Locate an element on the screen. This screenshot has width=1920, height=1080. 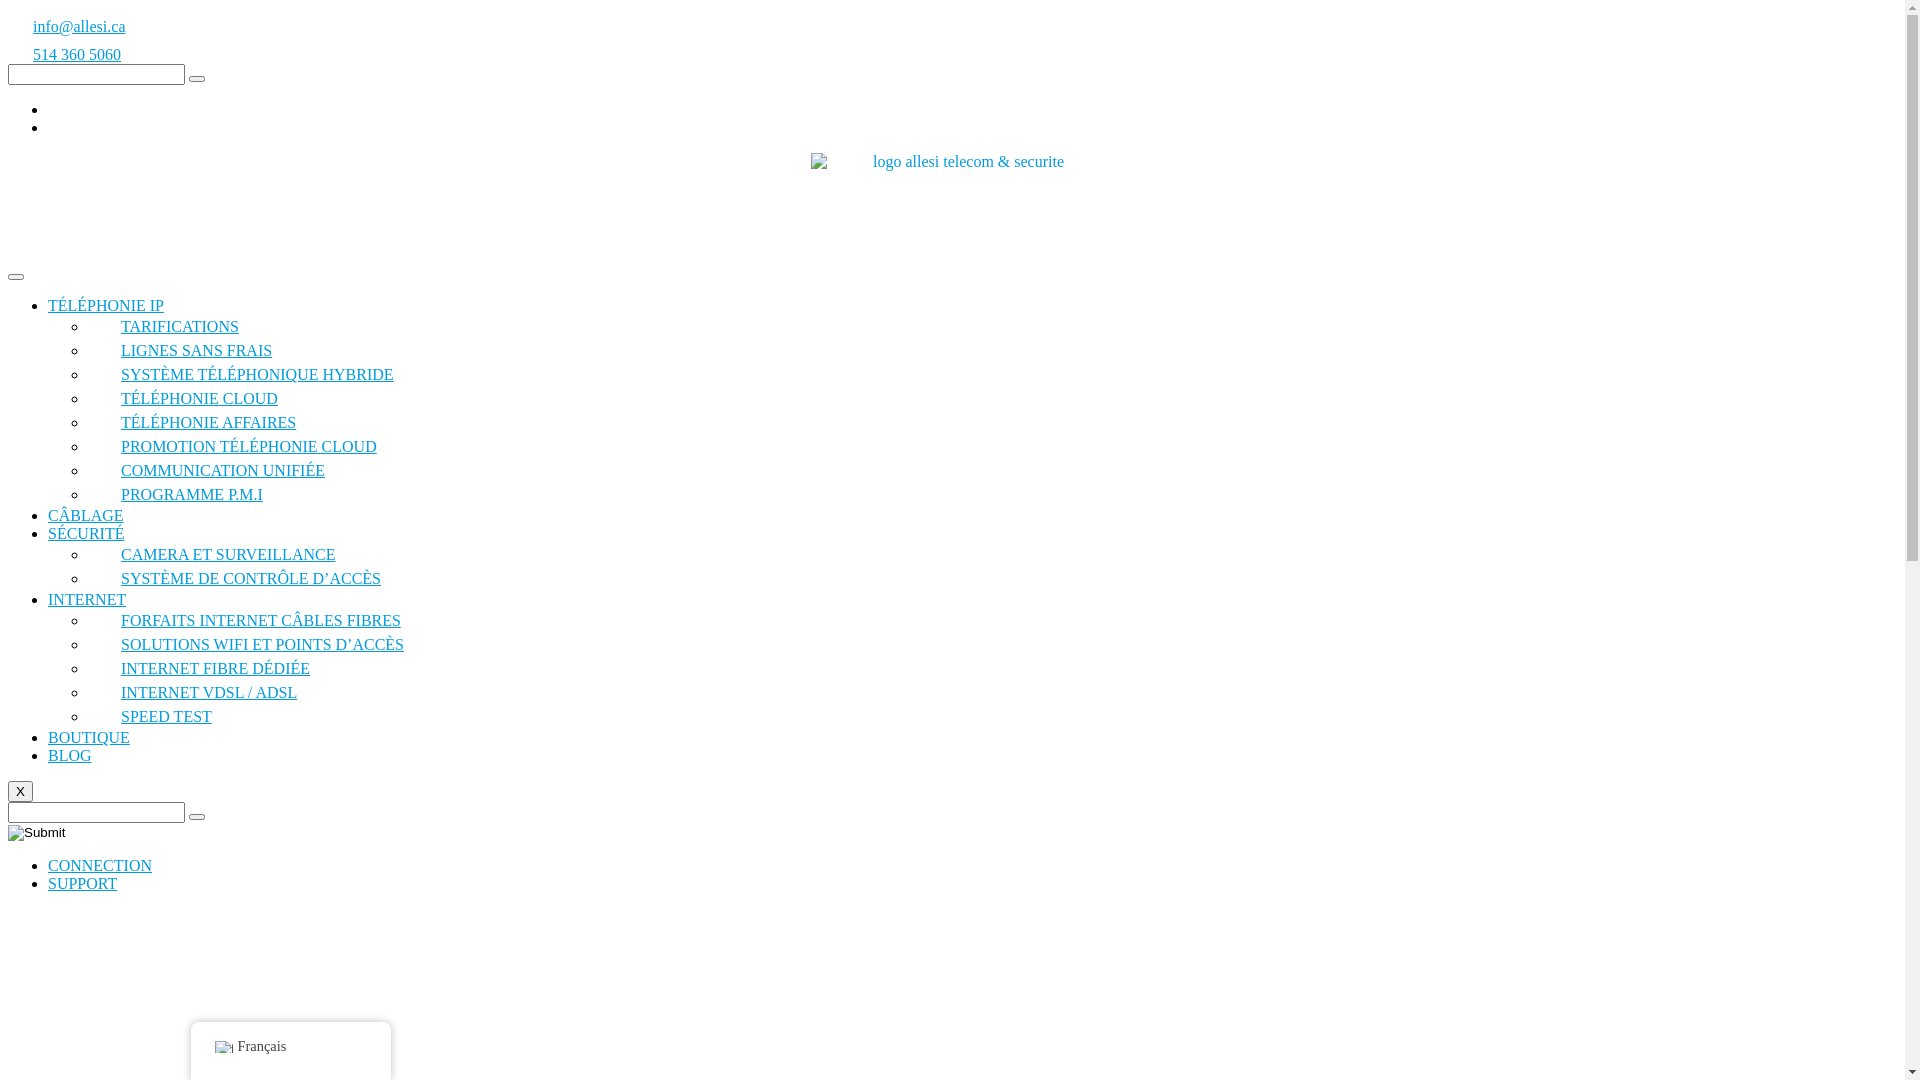
'INTERNET VDSL / ADSL' is located at coordinates (219, 690).